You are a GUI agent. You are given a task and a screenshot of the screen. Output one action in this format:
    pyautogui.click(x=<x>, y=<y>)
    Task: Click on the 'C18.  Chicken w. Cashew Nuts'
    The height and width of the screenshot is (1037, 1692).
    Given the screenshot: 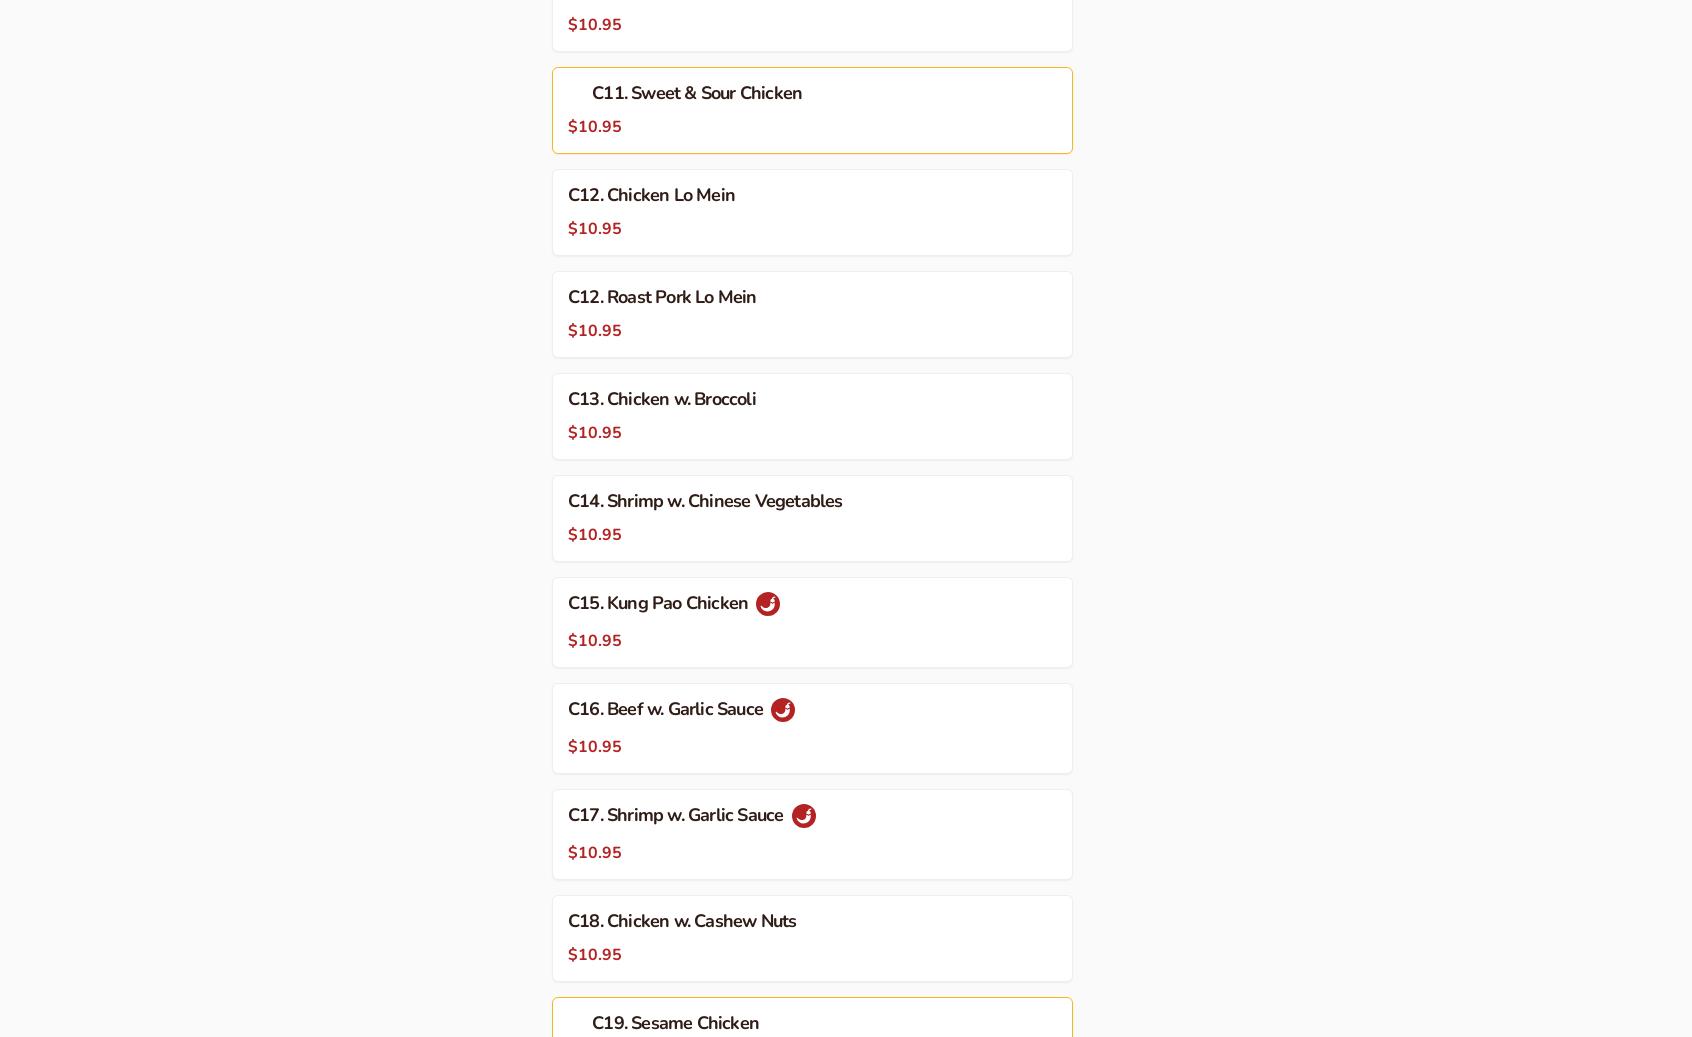 What is the action you would take?
    pyautogui.click(x=682, y=920)
    